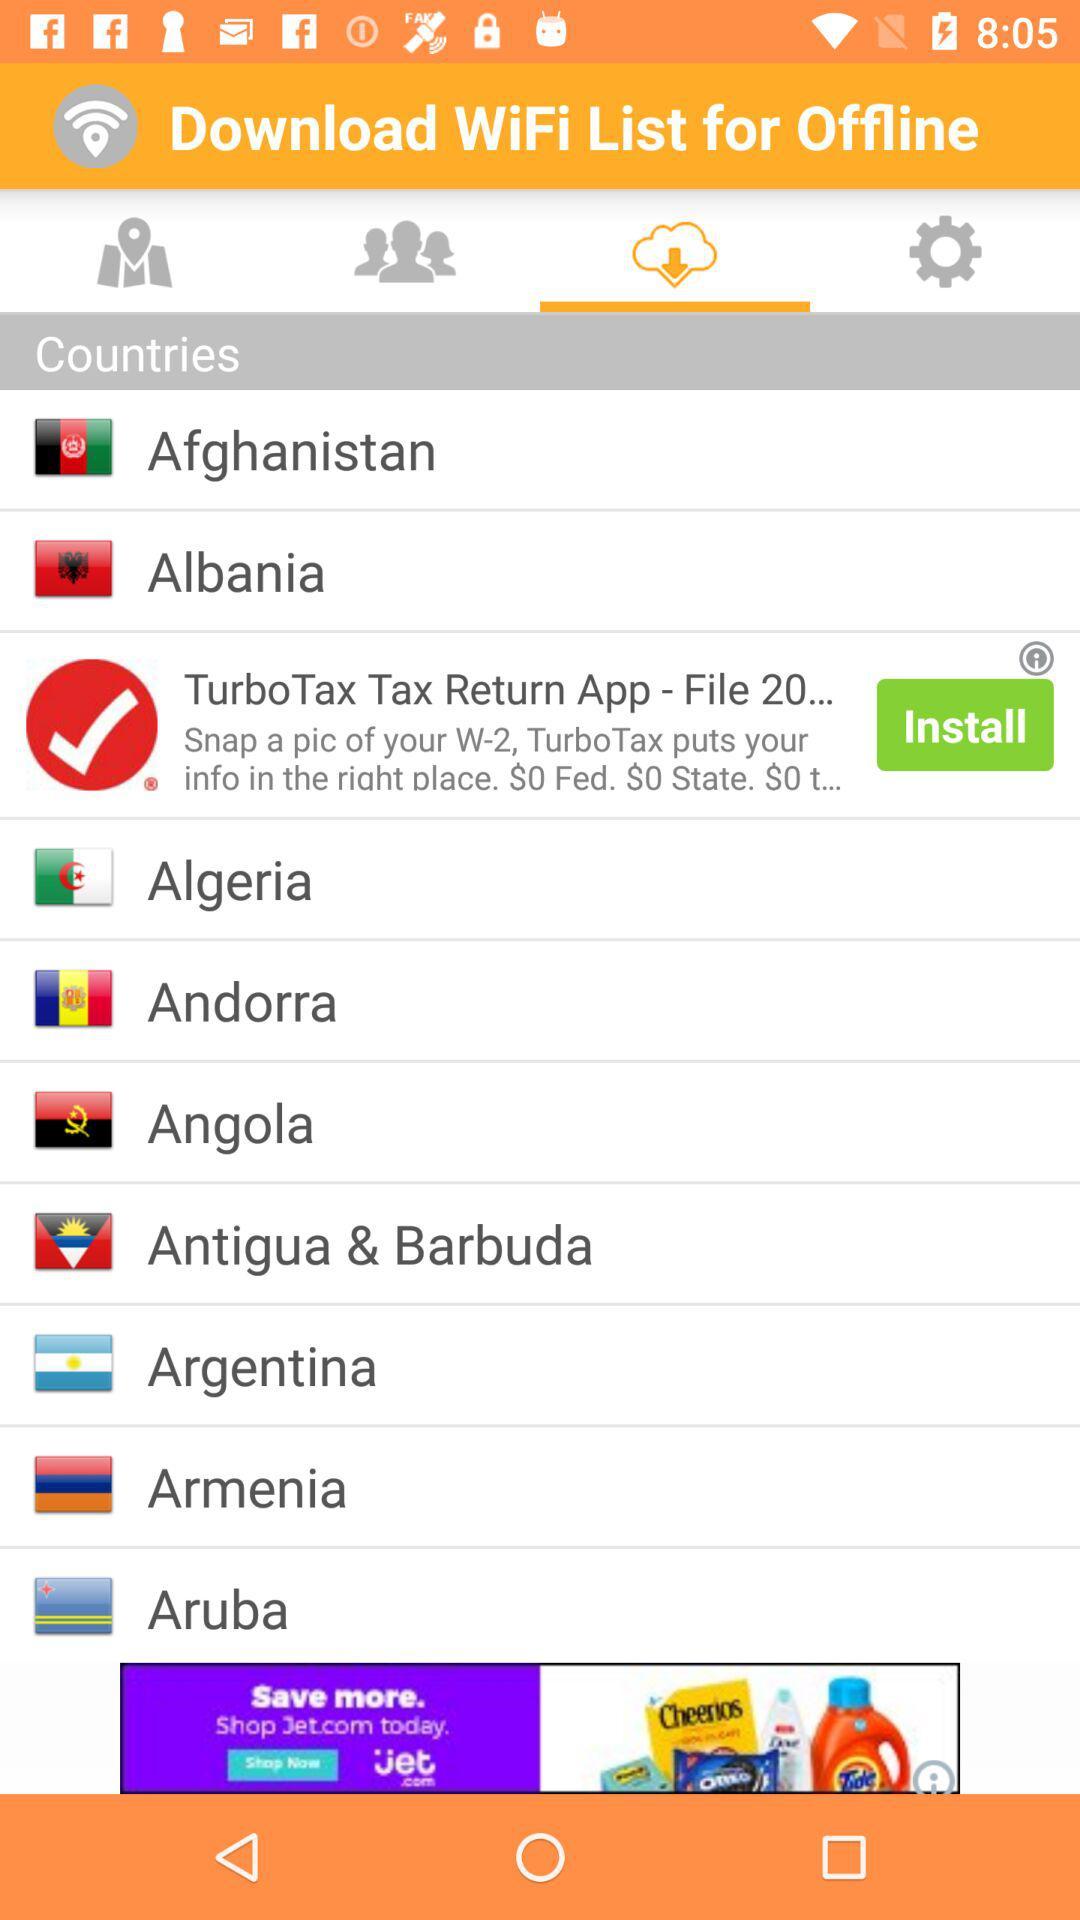 This screenshot has width=1080, height=1920. I want to click on the icon above snap a pic icon, so click(516, 687).